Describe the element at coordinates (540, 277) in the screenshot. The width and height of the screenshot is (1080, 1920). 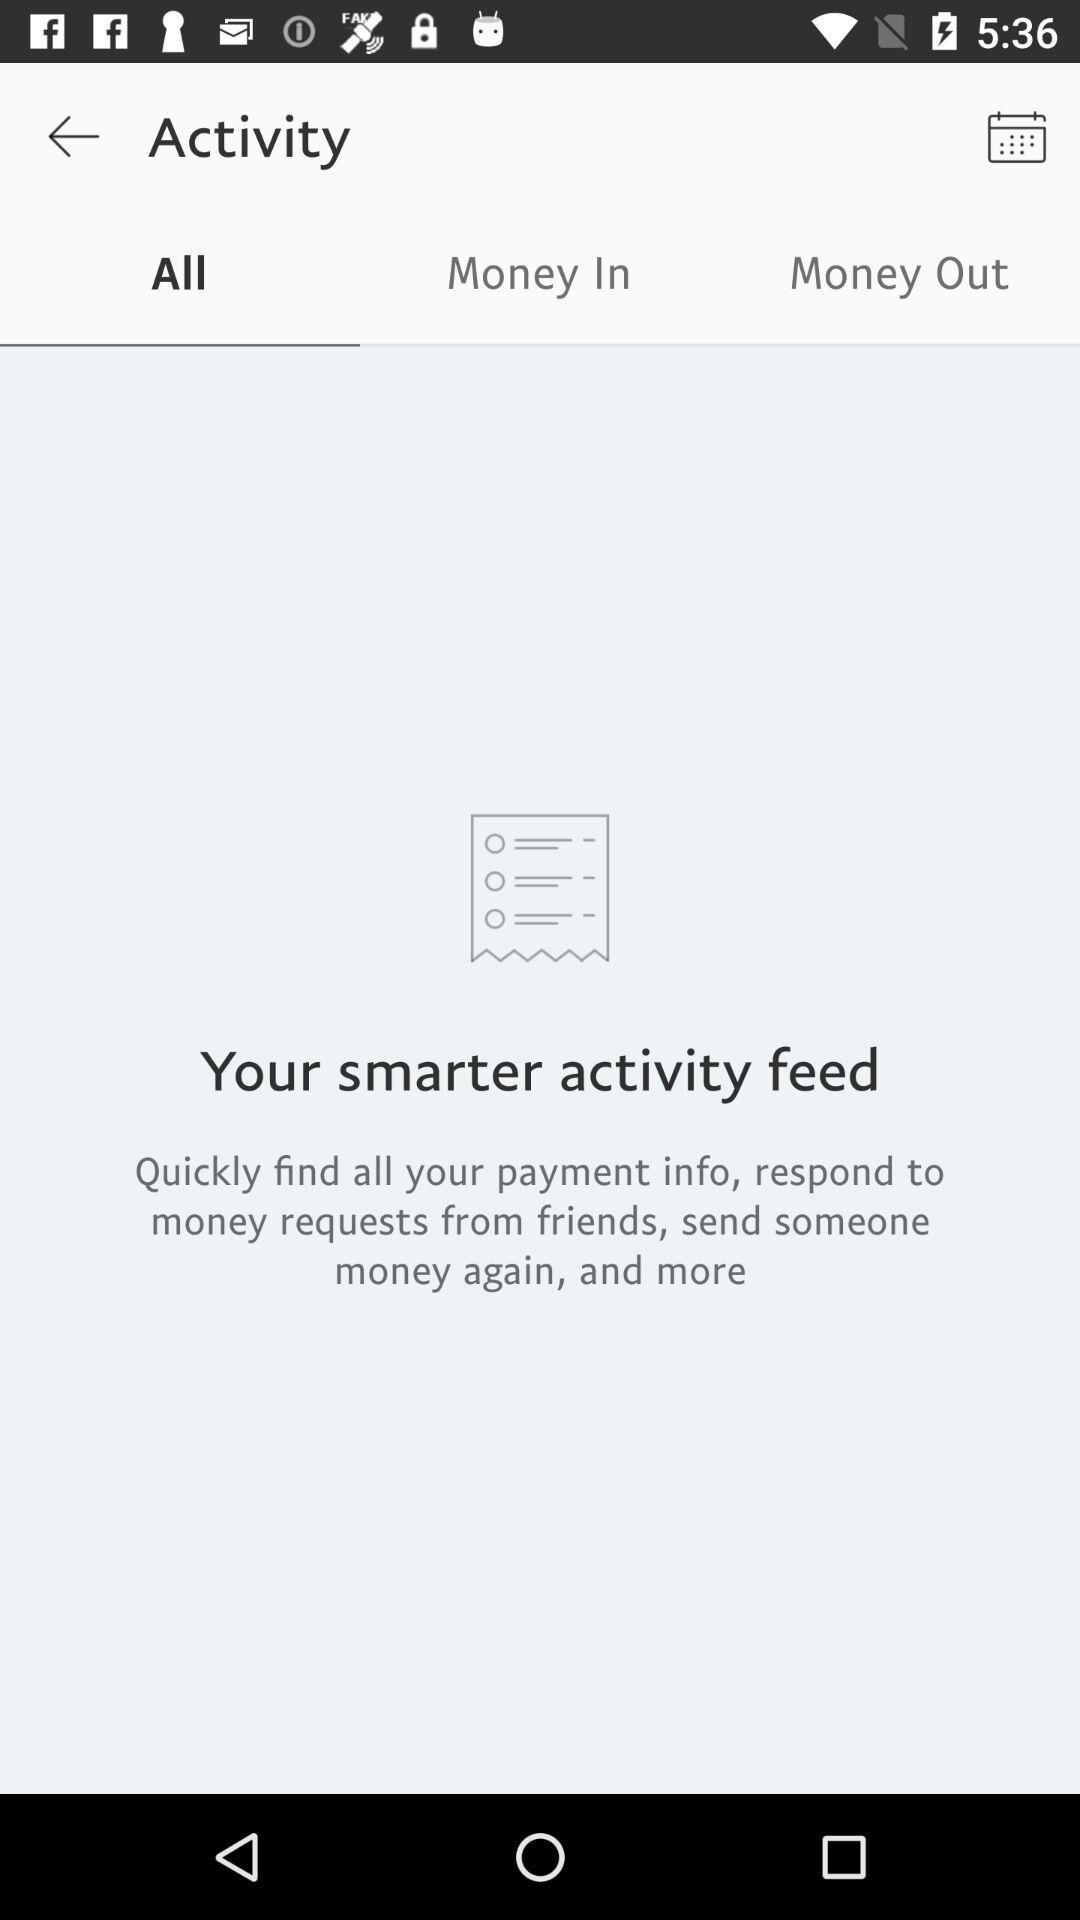
I see `icon to the left of the money out` at that location.